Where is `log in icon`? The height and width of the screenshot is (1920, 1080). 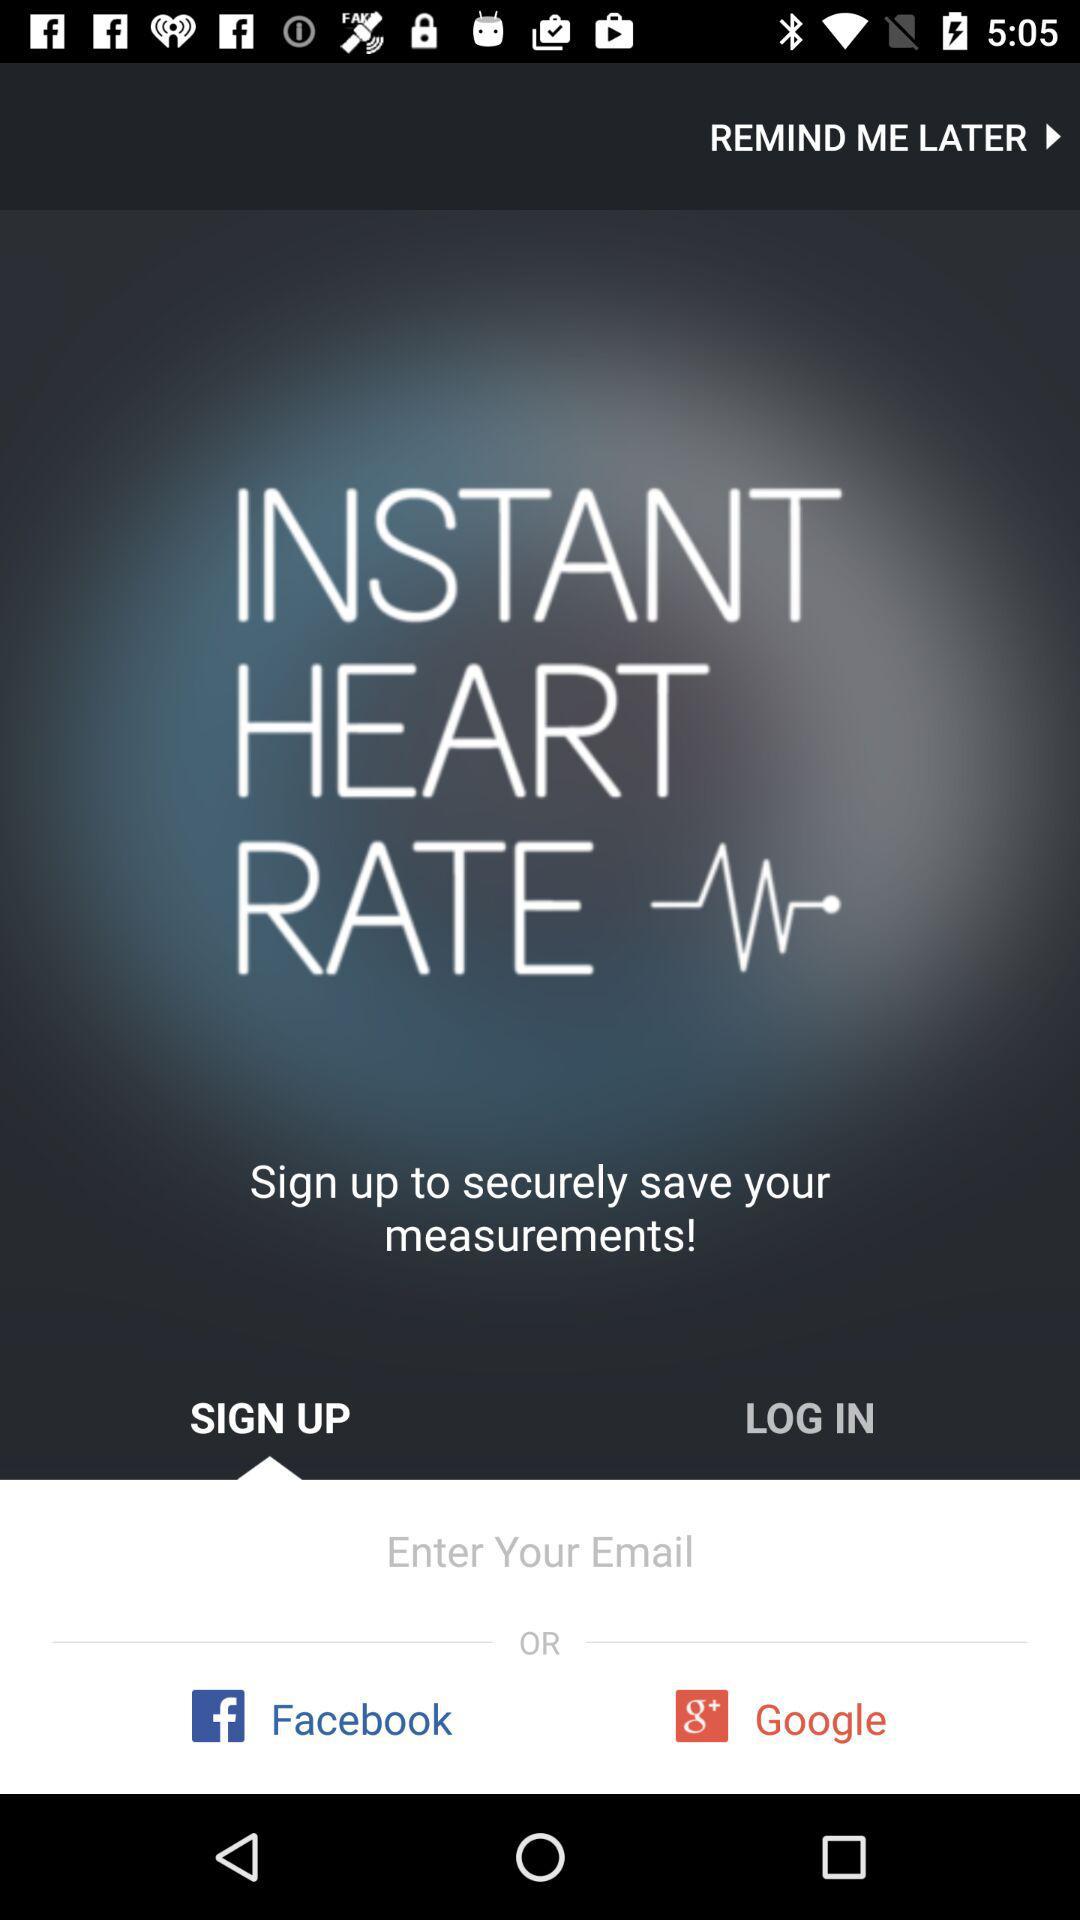
log in icon is located at coordinates (810, 1415).